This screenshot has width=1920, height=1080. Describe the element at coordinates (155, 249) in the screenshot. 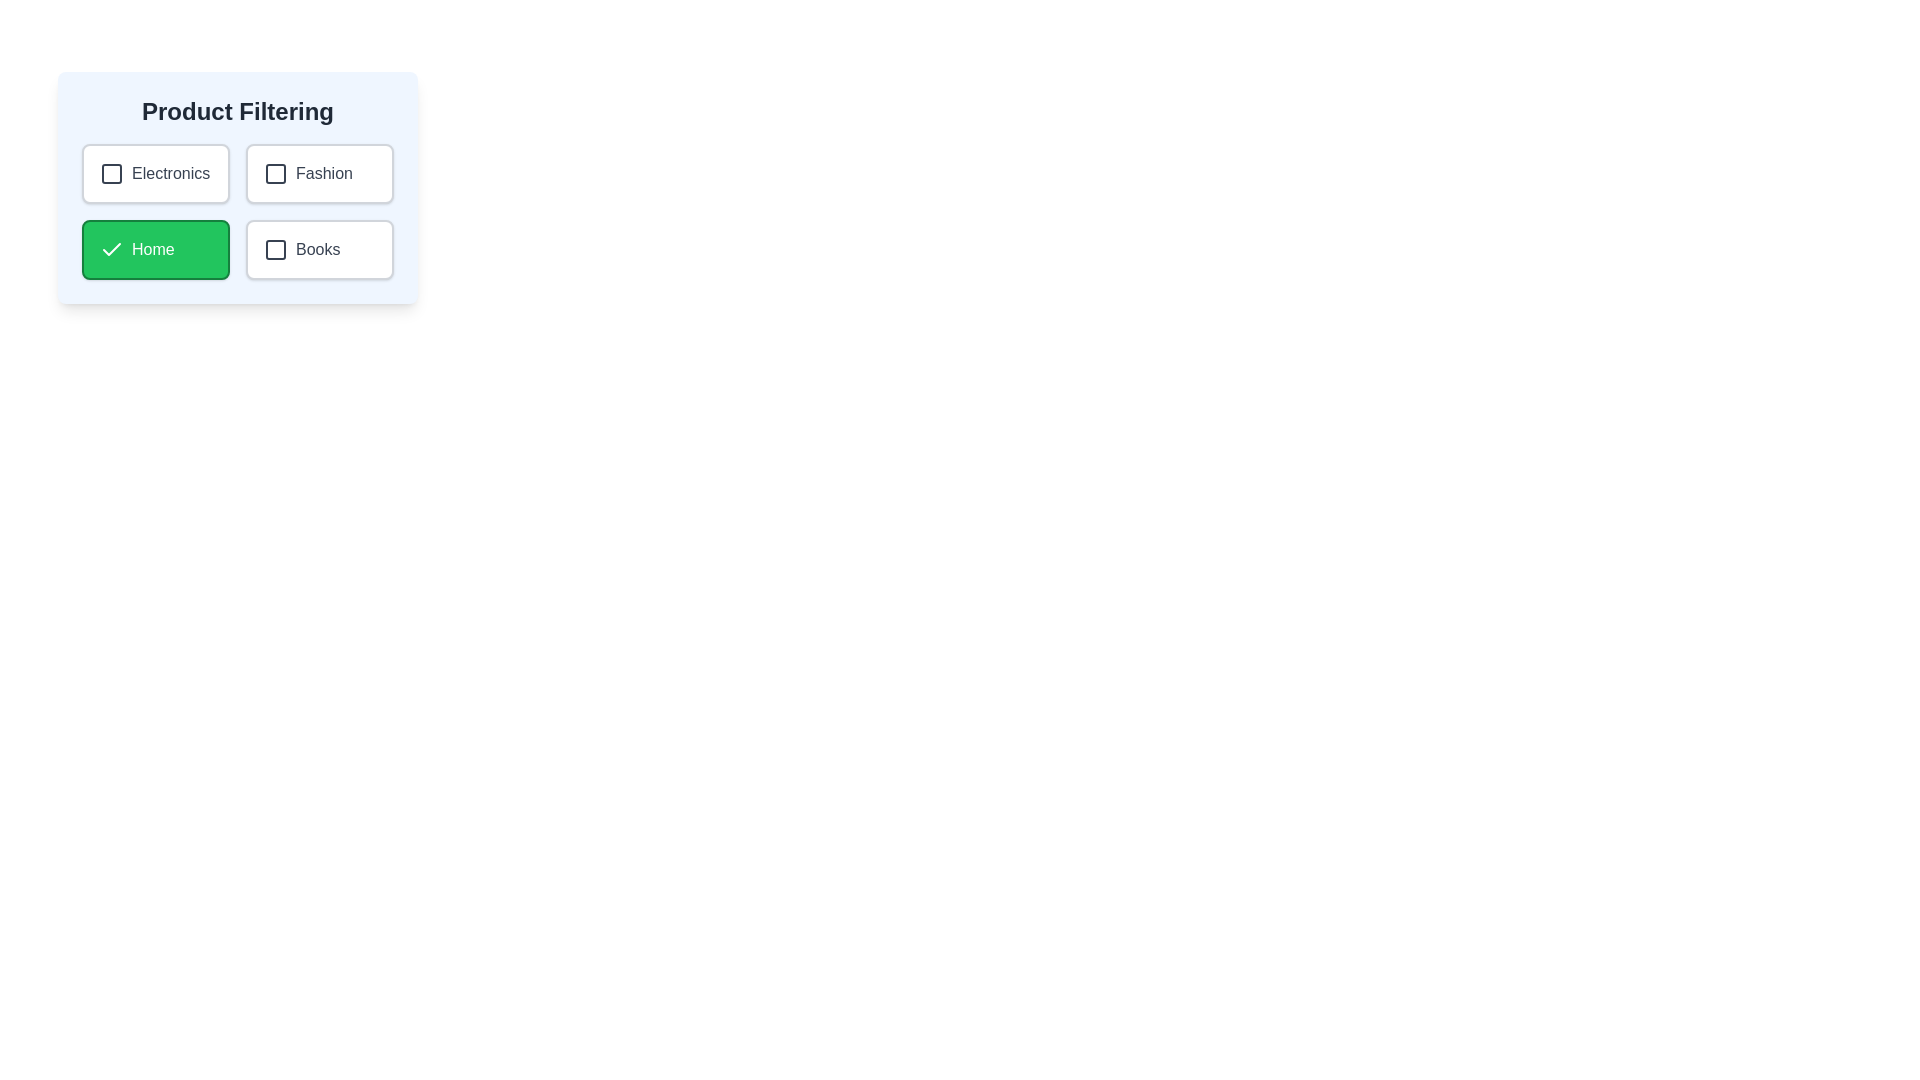

I see `the category Home by clicking on its button` at that location.